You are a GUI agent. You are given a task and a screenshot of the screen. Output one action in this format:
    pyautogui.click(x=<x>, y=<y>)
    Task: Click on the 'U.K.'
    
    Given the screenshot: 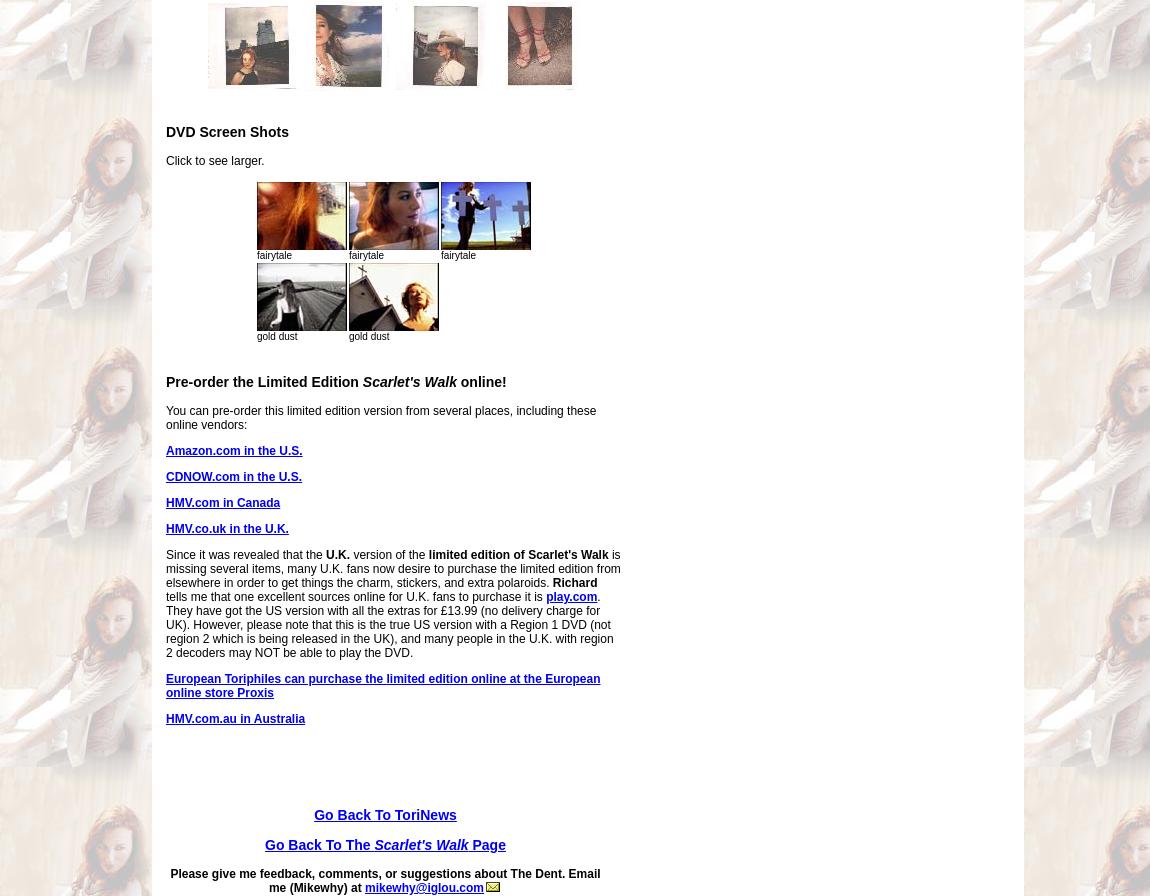 What is the action you would take?
    pyautogui.click(x=337, y=554)
    